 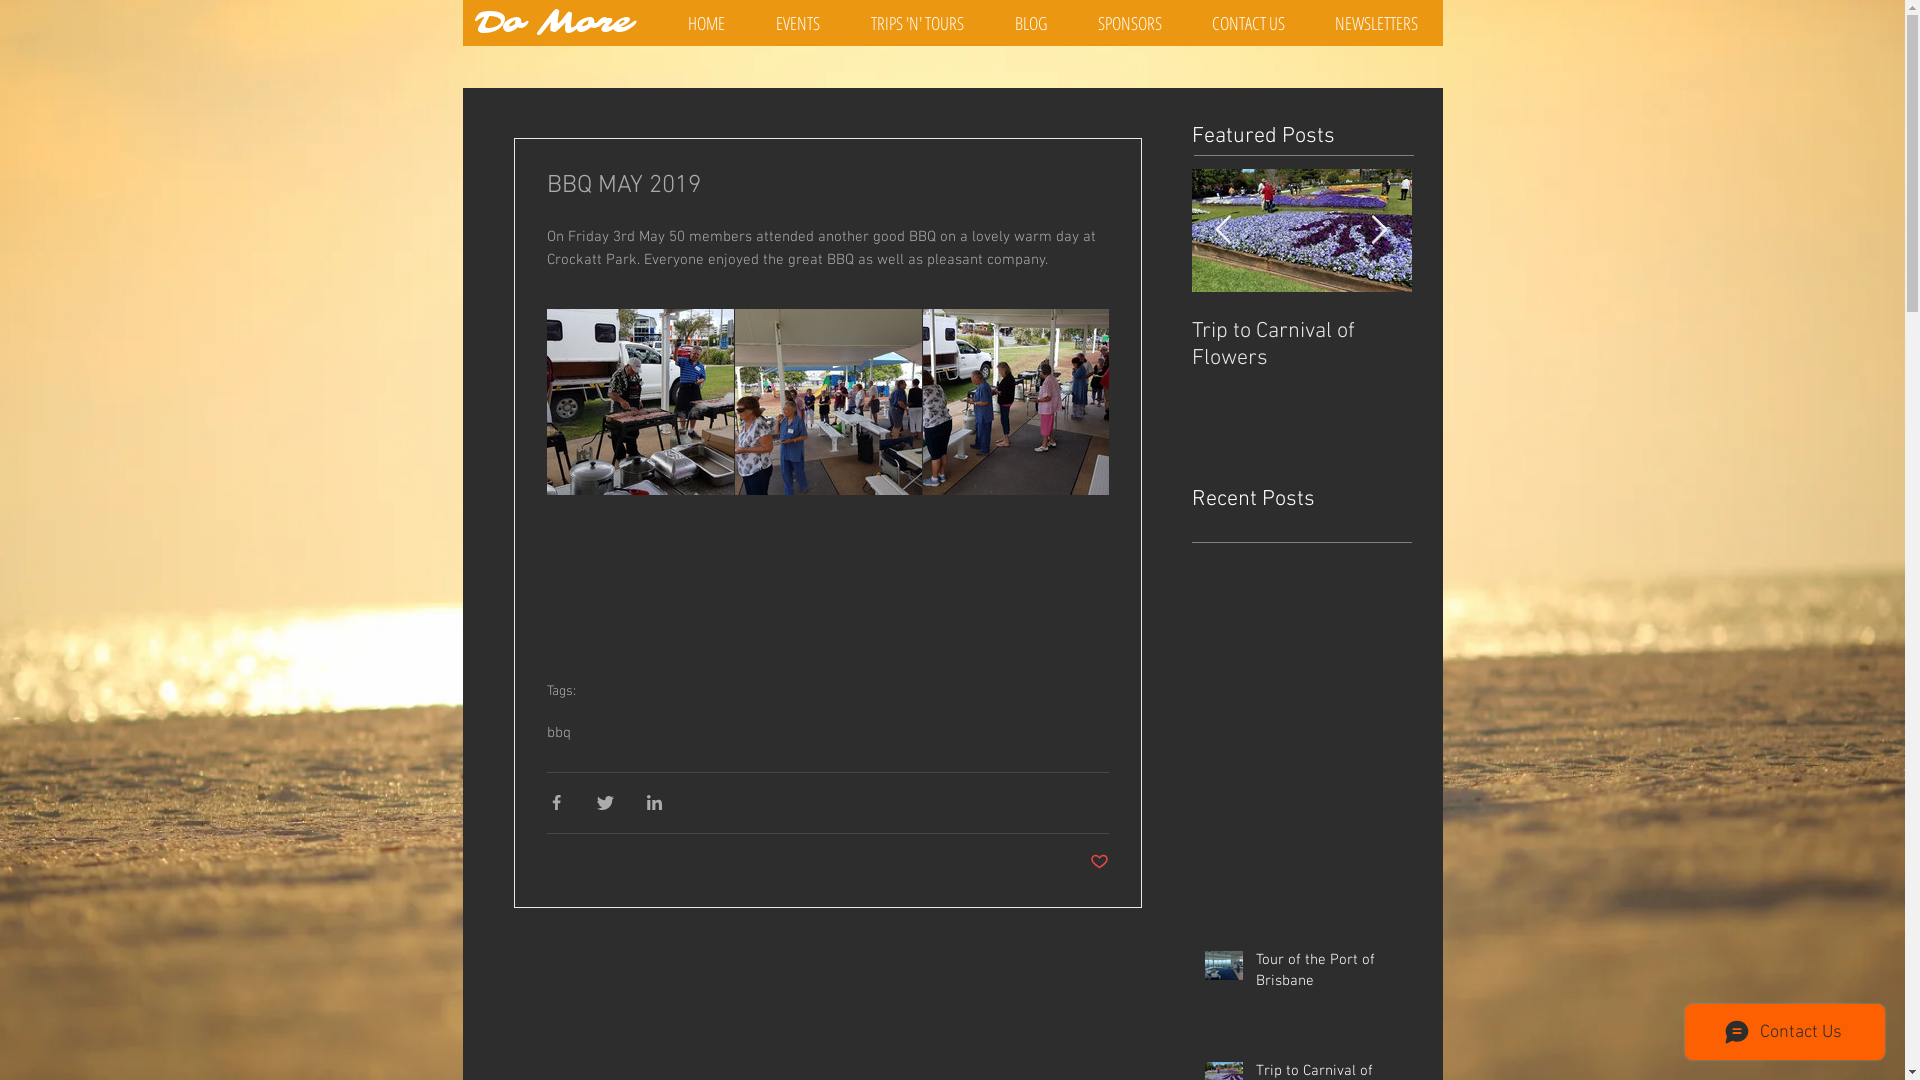 What do you see at coordinates (546, 732) in the screenshot?
I see `'bbq'` at bounding box center [546, 732].